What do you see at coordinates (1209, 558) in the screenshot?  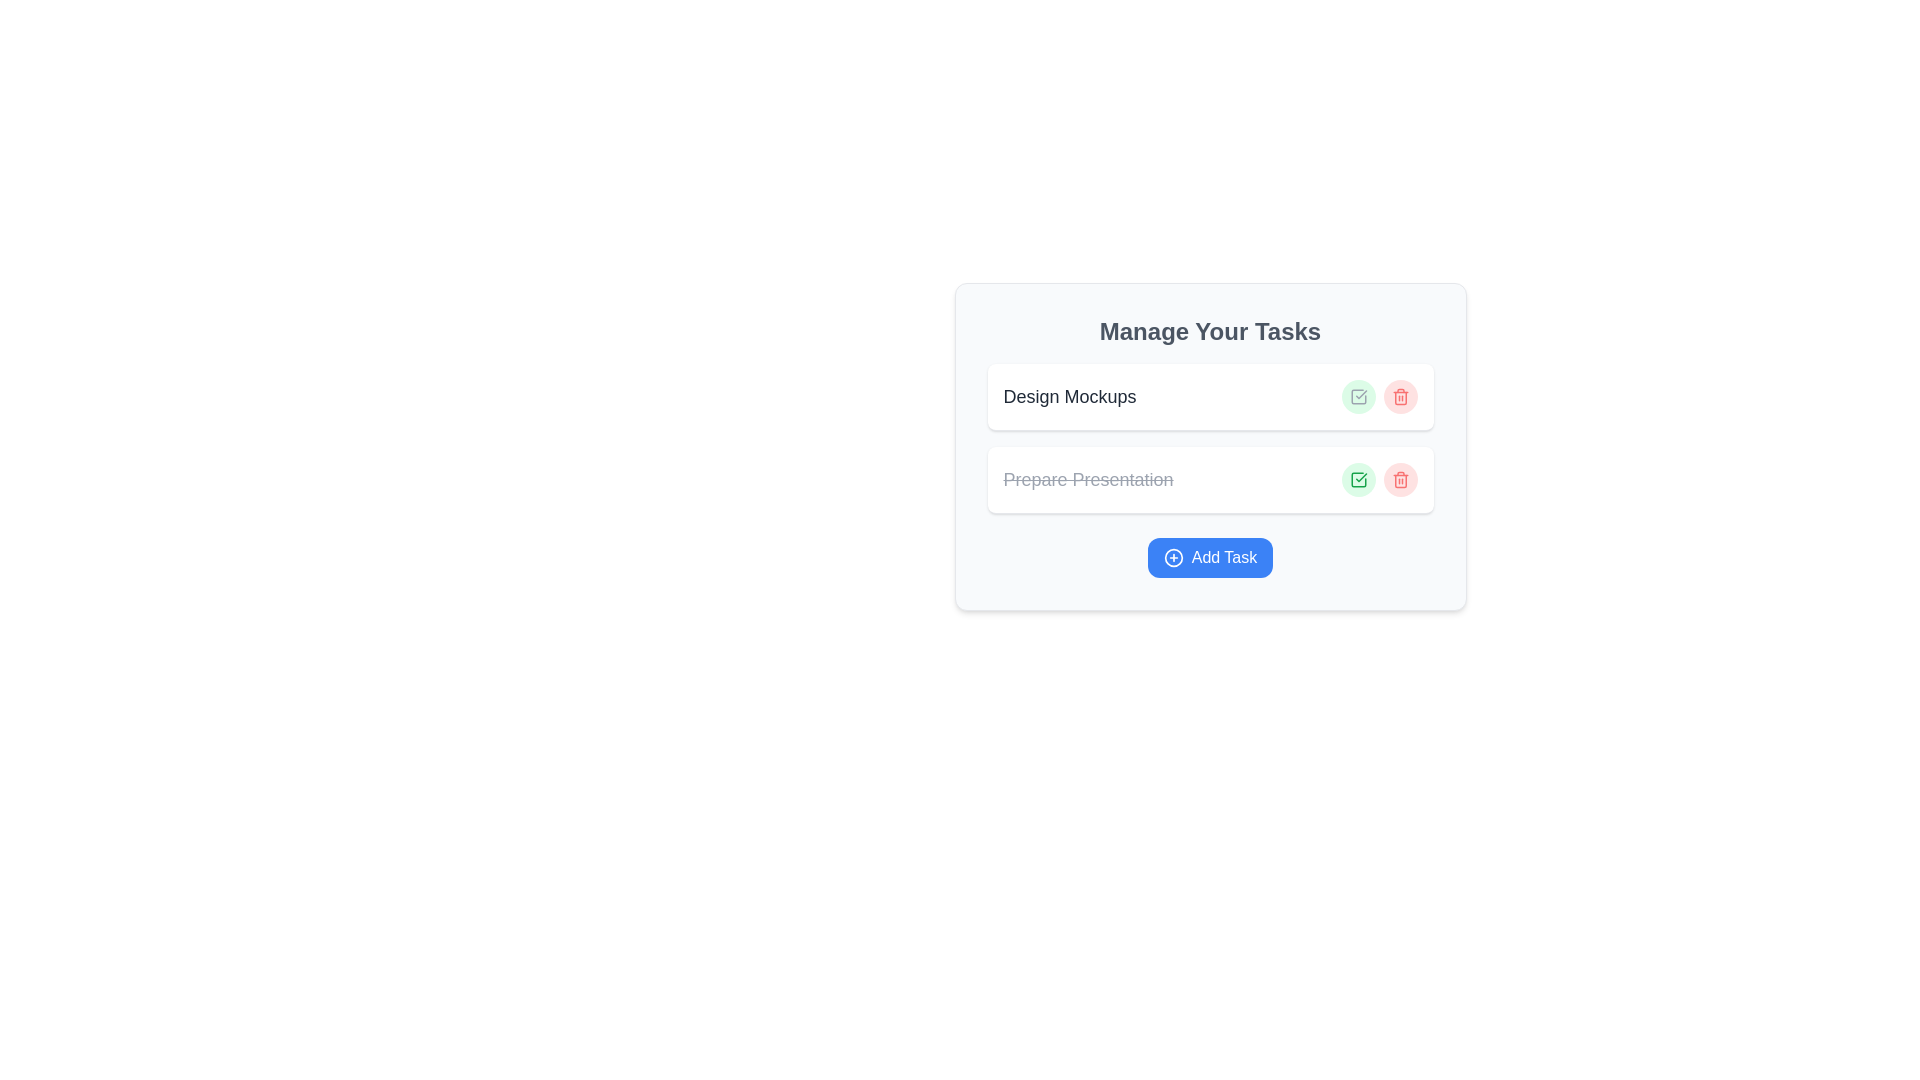 I see `the bright blue 'Add Task' button with a rounded-rectangle shape located at the bottom center of the task management card` at bounding box center [1209, 558].